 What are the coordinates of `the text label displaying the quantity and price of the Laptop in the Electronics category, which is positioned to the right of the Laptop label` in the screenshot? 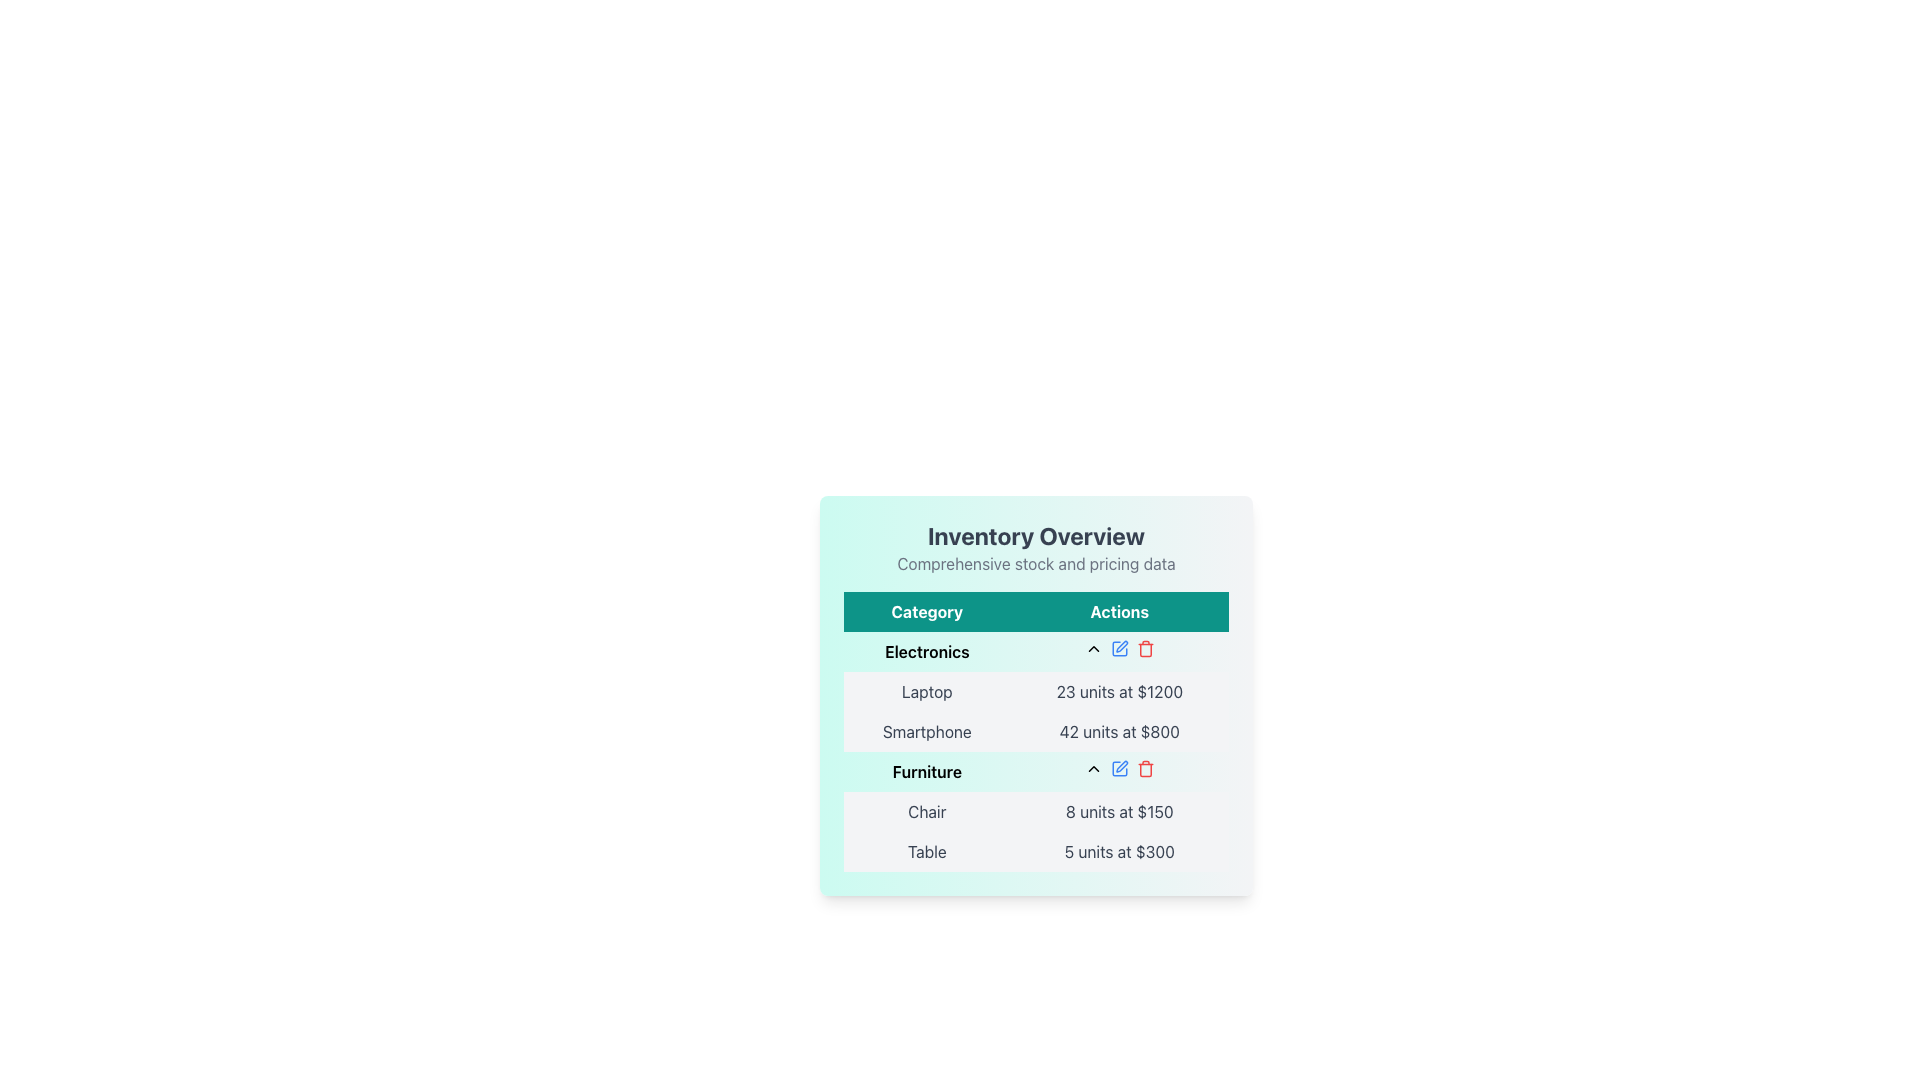 It's located at (1118, 690).